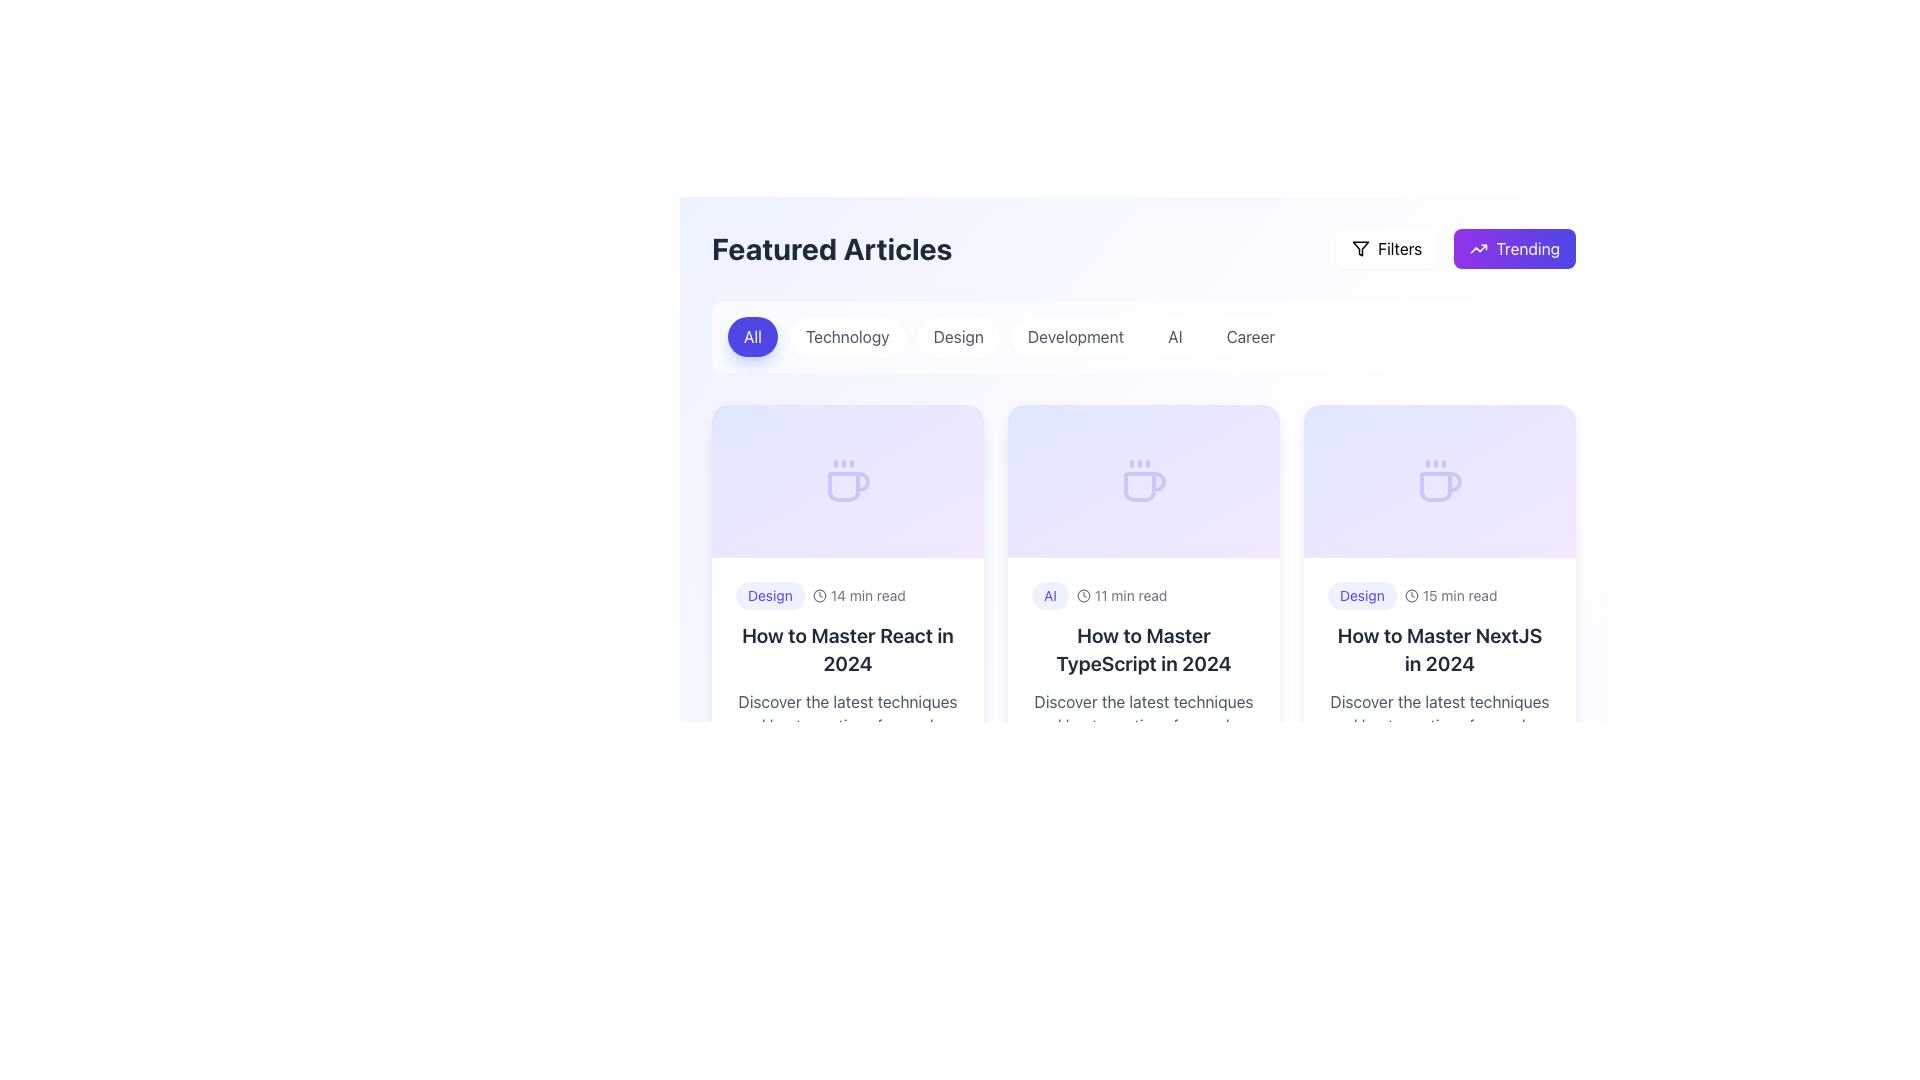 The image size is (1920, 1080). What do you see at coordinates (1143, 607) in the screenshot?
I see `the interactive card titled 'How to Master TypeScript in 2024'` at bounding box center [1143, 607].